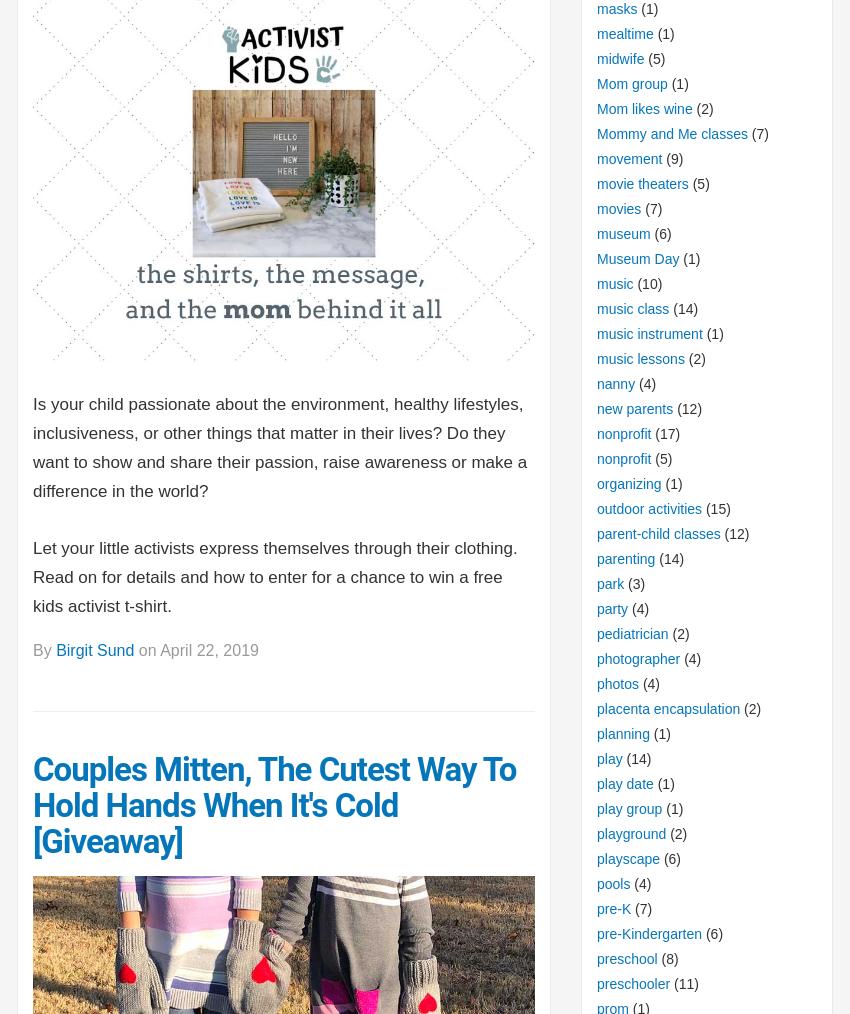  I want to click on 'Let your little activists express themselves through their clothing. Read on for details and how to enter for a chance to win a free kids activist t-shirt.', so click(273, 576).